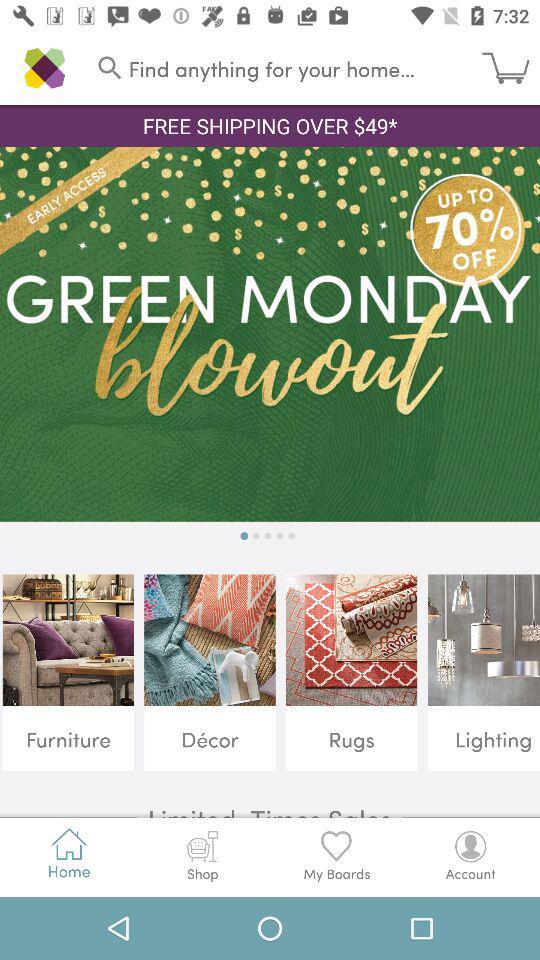 The width and height of the screenshot is (540, 960). Describe the element at coordinates (270, 334) in the screenshot. I see `icon below the free shipping over item` at that location.